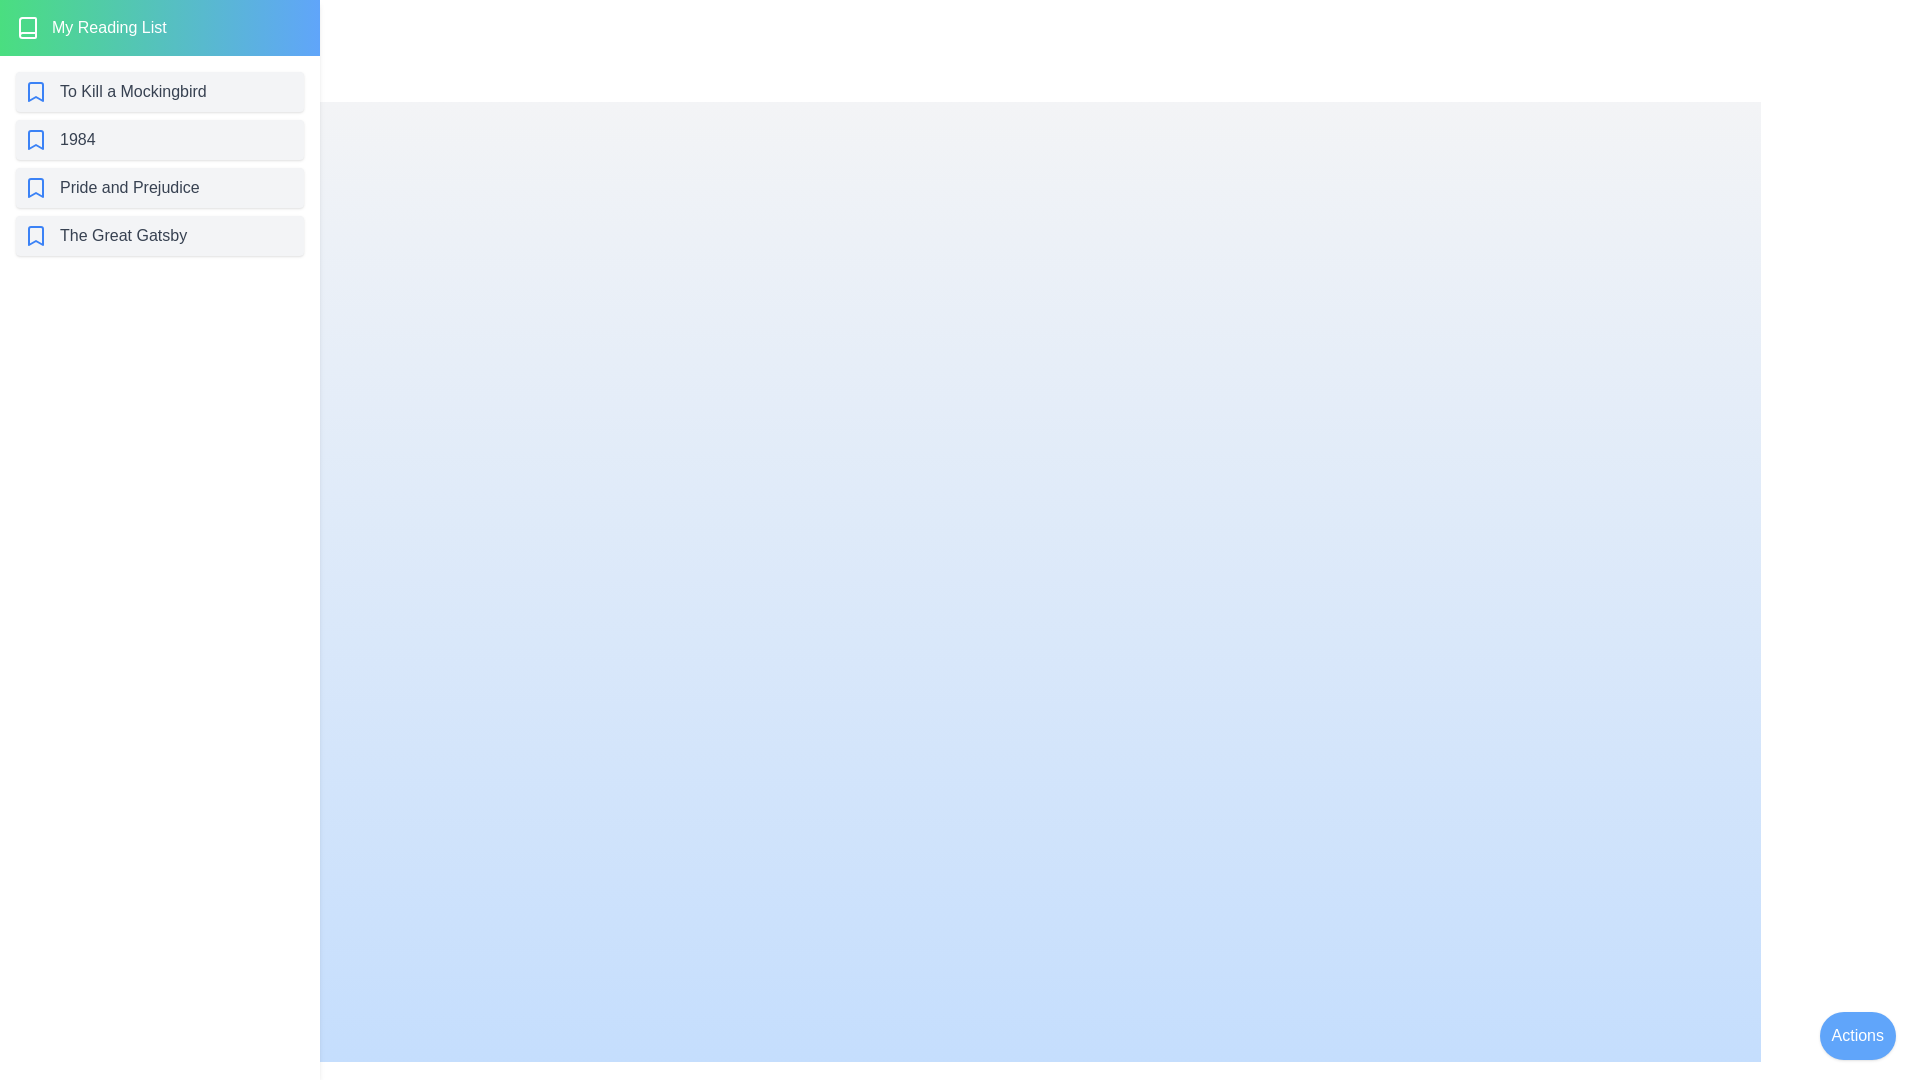  I want to click on top-left button to toggle the drawer visibility, so click(43, 43).